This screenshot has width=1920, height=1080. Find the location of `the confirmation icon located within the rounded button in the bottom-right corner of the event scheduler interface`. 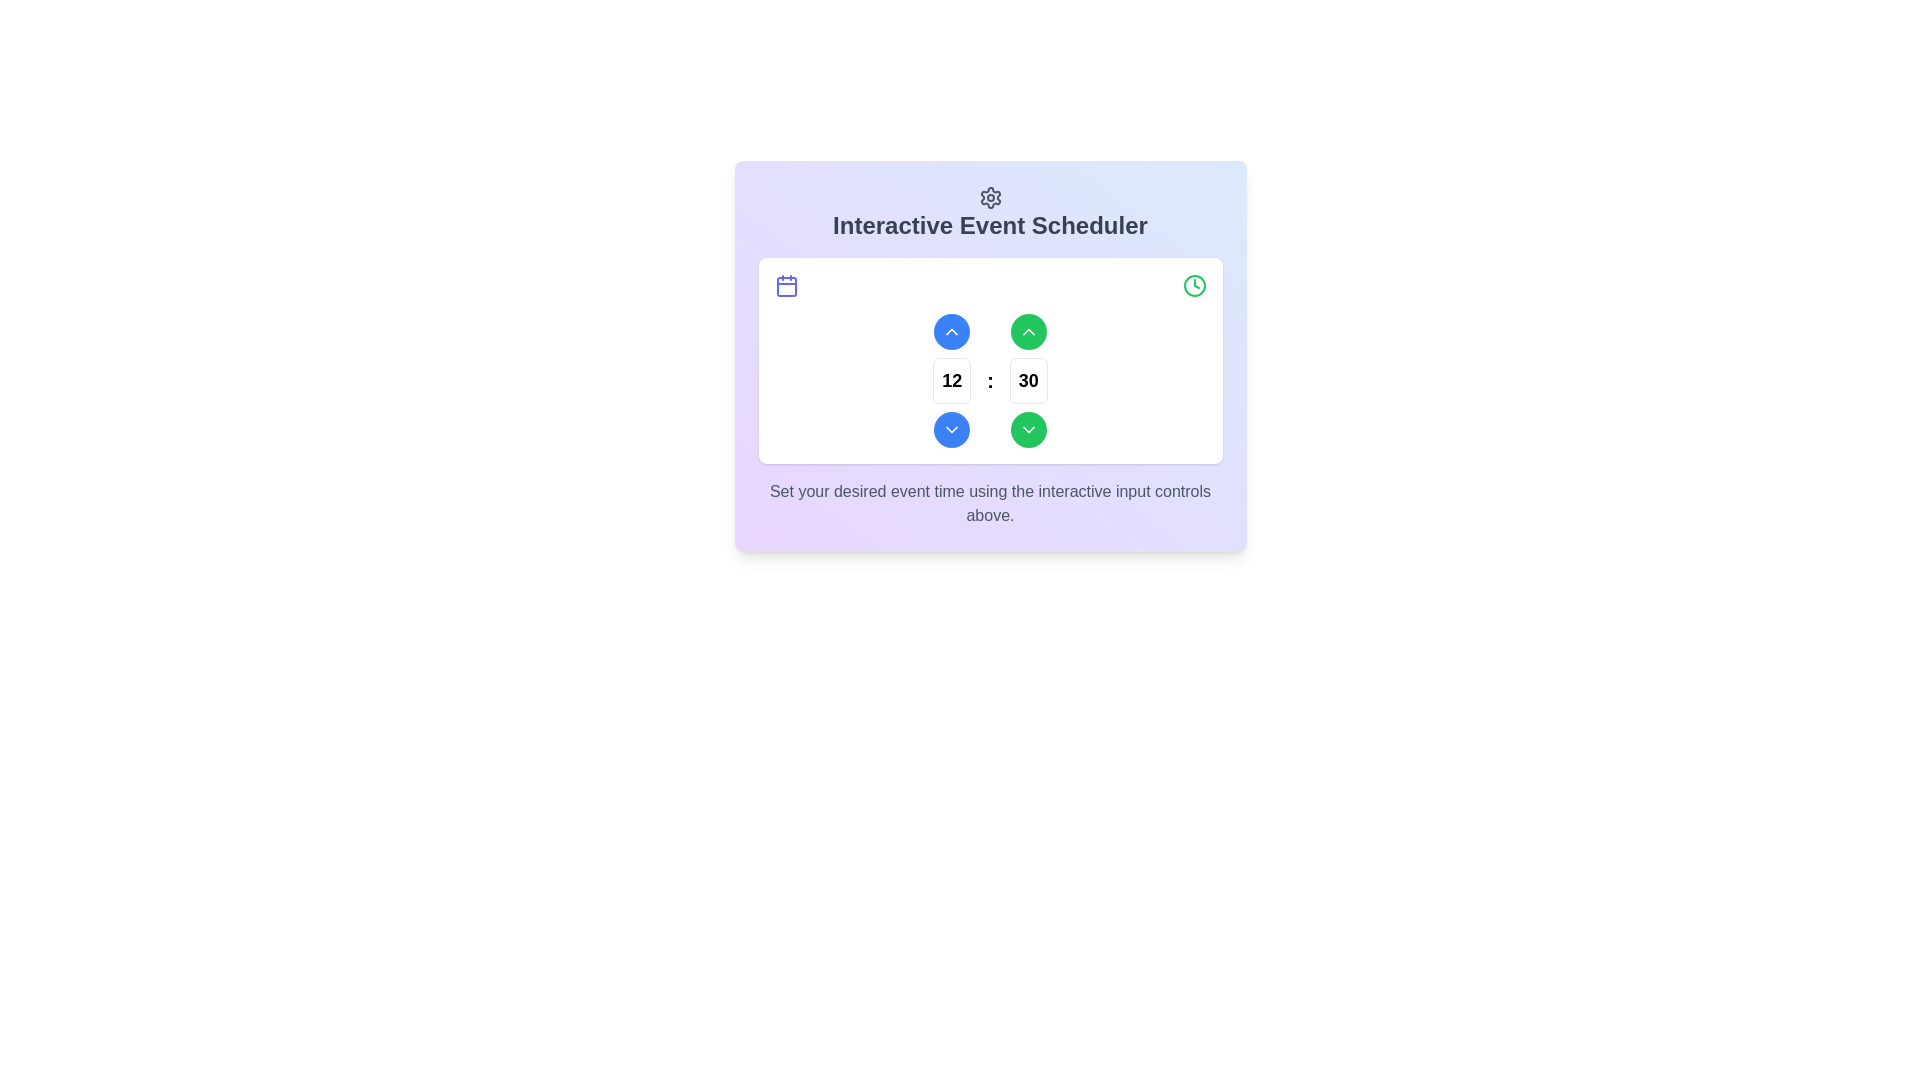

the confirmation icon located within the rounded button in the bottom-right corner of the event scheduler interface is located at coordinates (1028, 428).